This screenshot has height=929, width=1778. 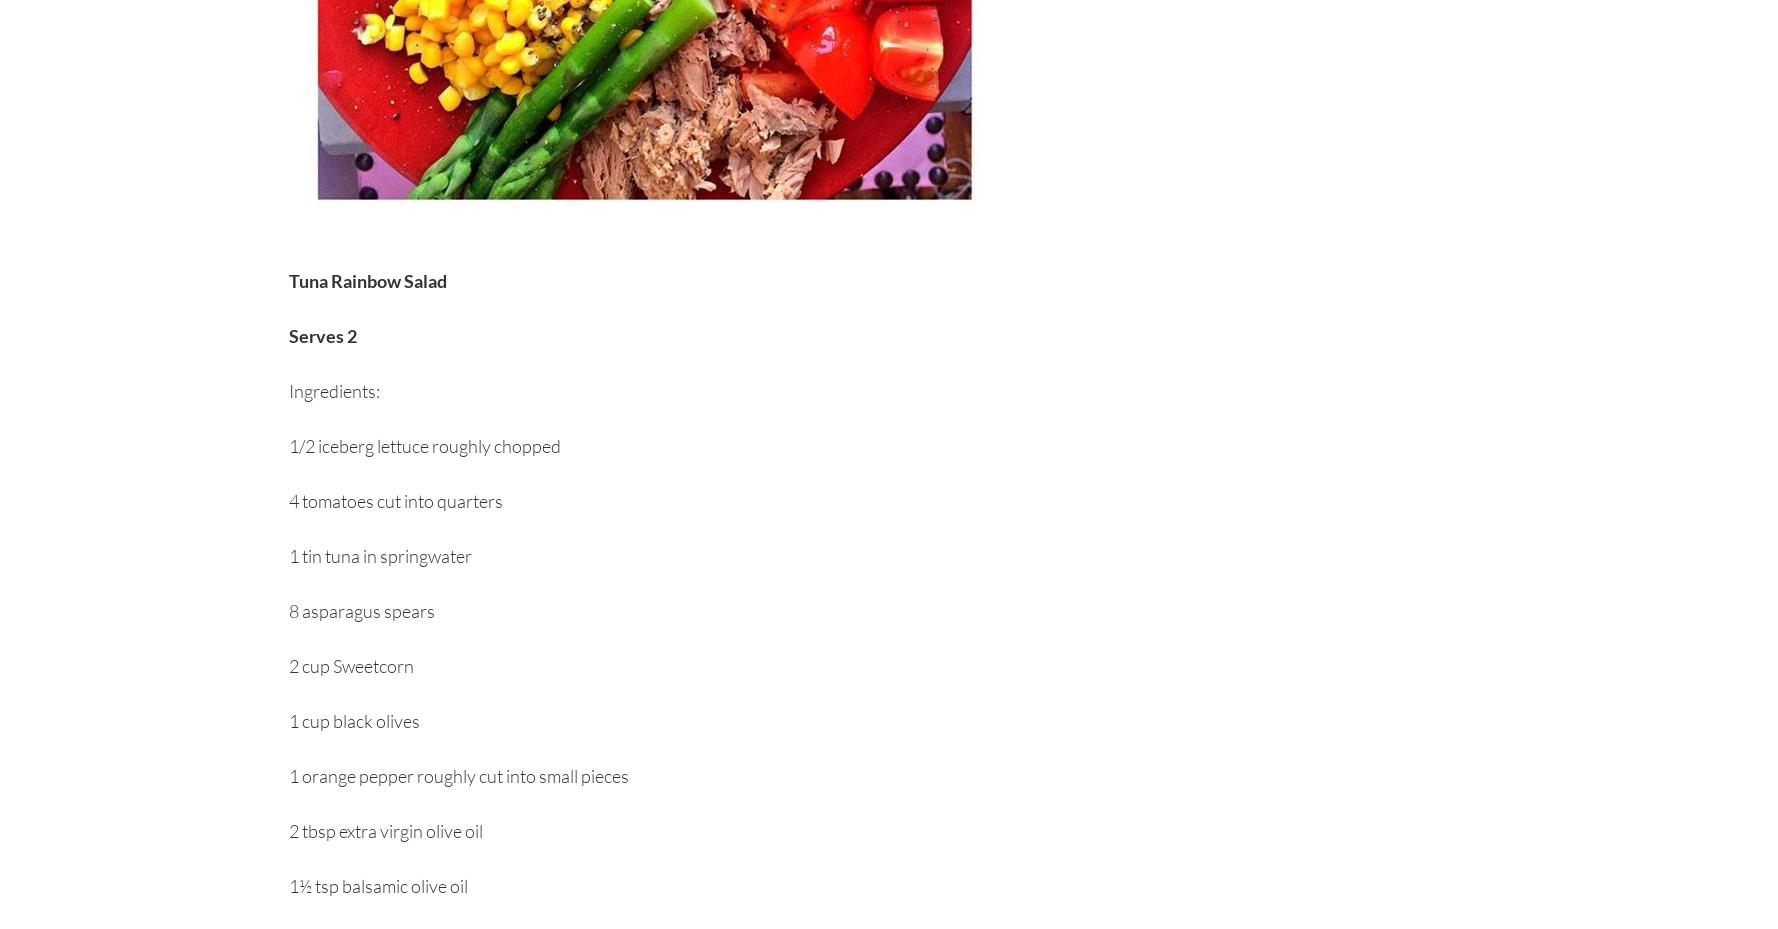 I want to click on 'Tuna Rainbow Salad', so click(x=367, y=281).